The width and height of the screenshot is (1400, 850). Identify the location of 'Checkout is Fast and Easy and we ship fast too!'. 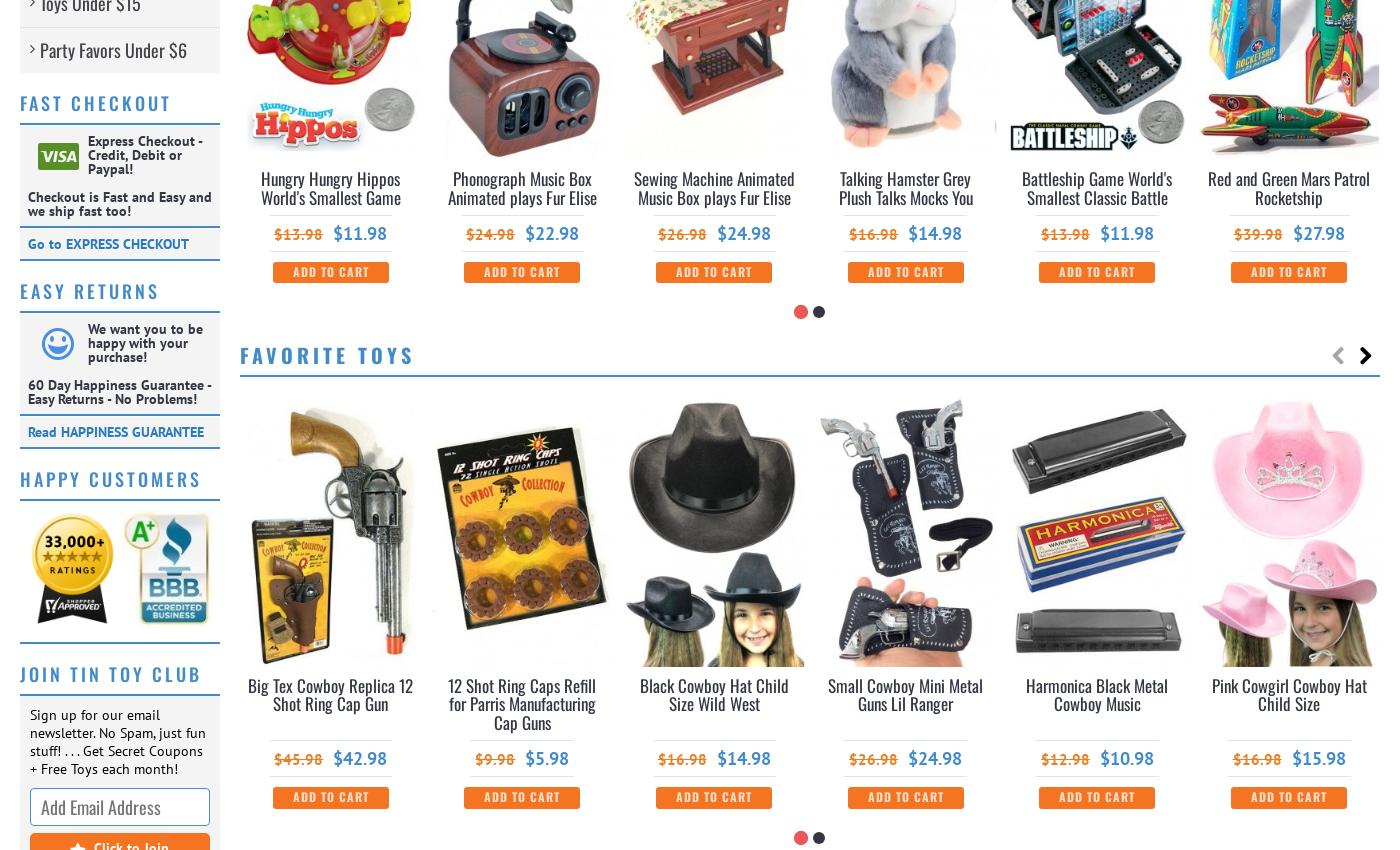
(28, 201).